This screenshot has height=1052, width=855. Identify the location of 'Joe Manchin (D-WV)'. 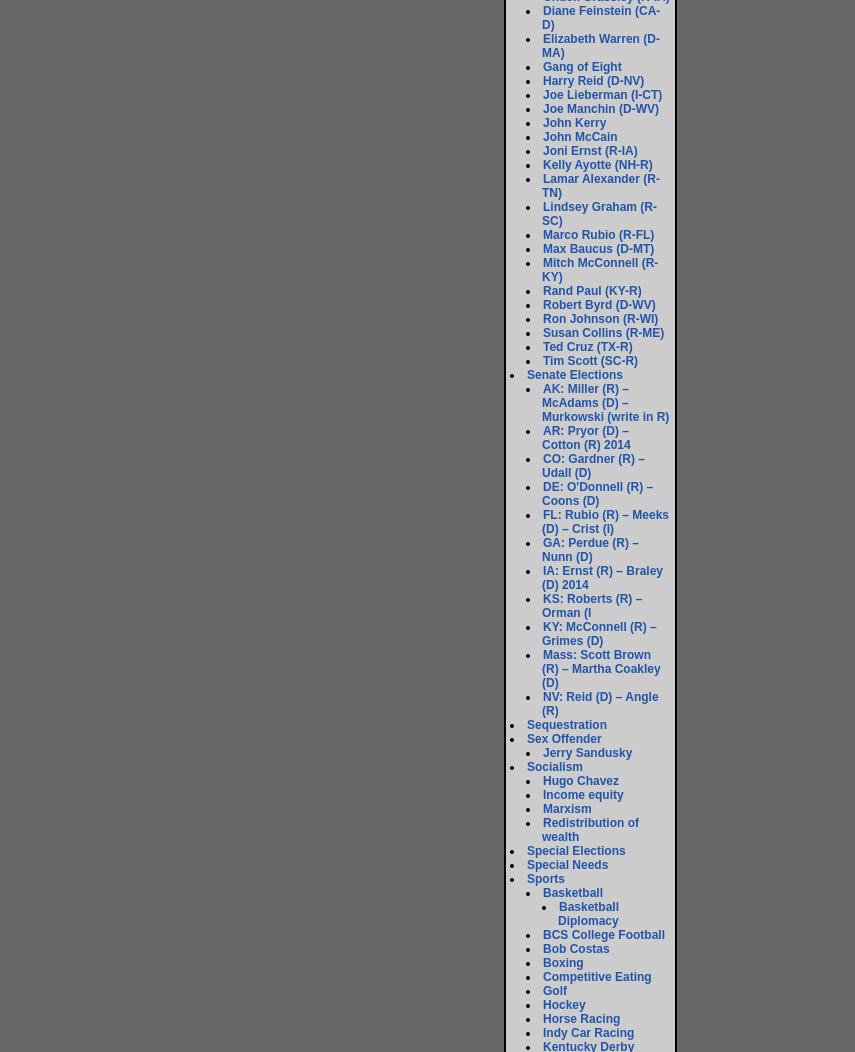
(543, 108).